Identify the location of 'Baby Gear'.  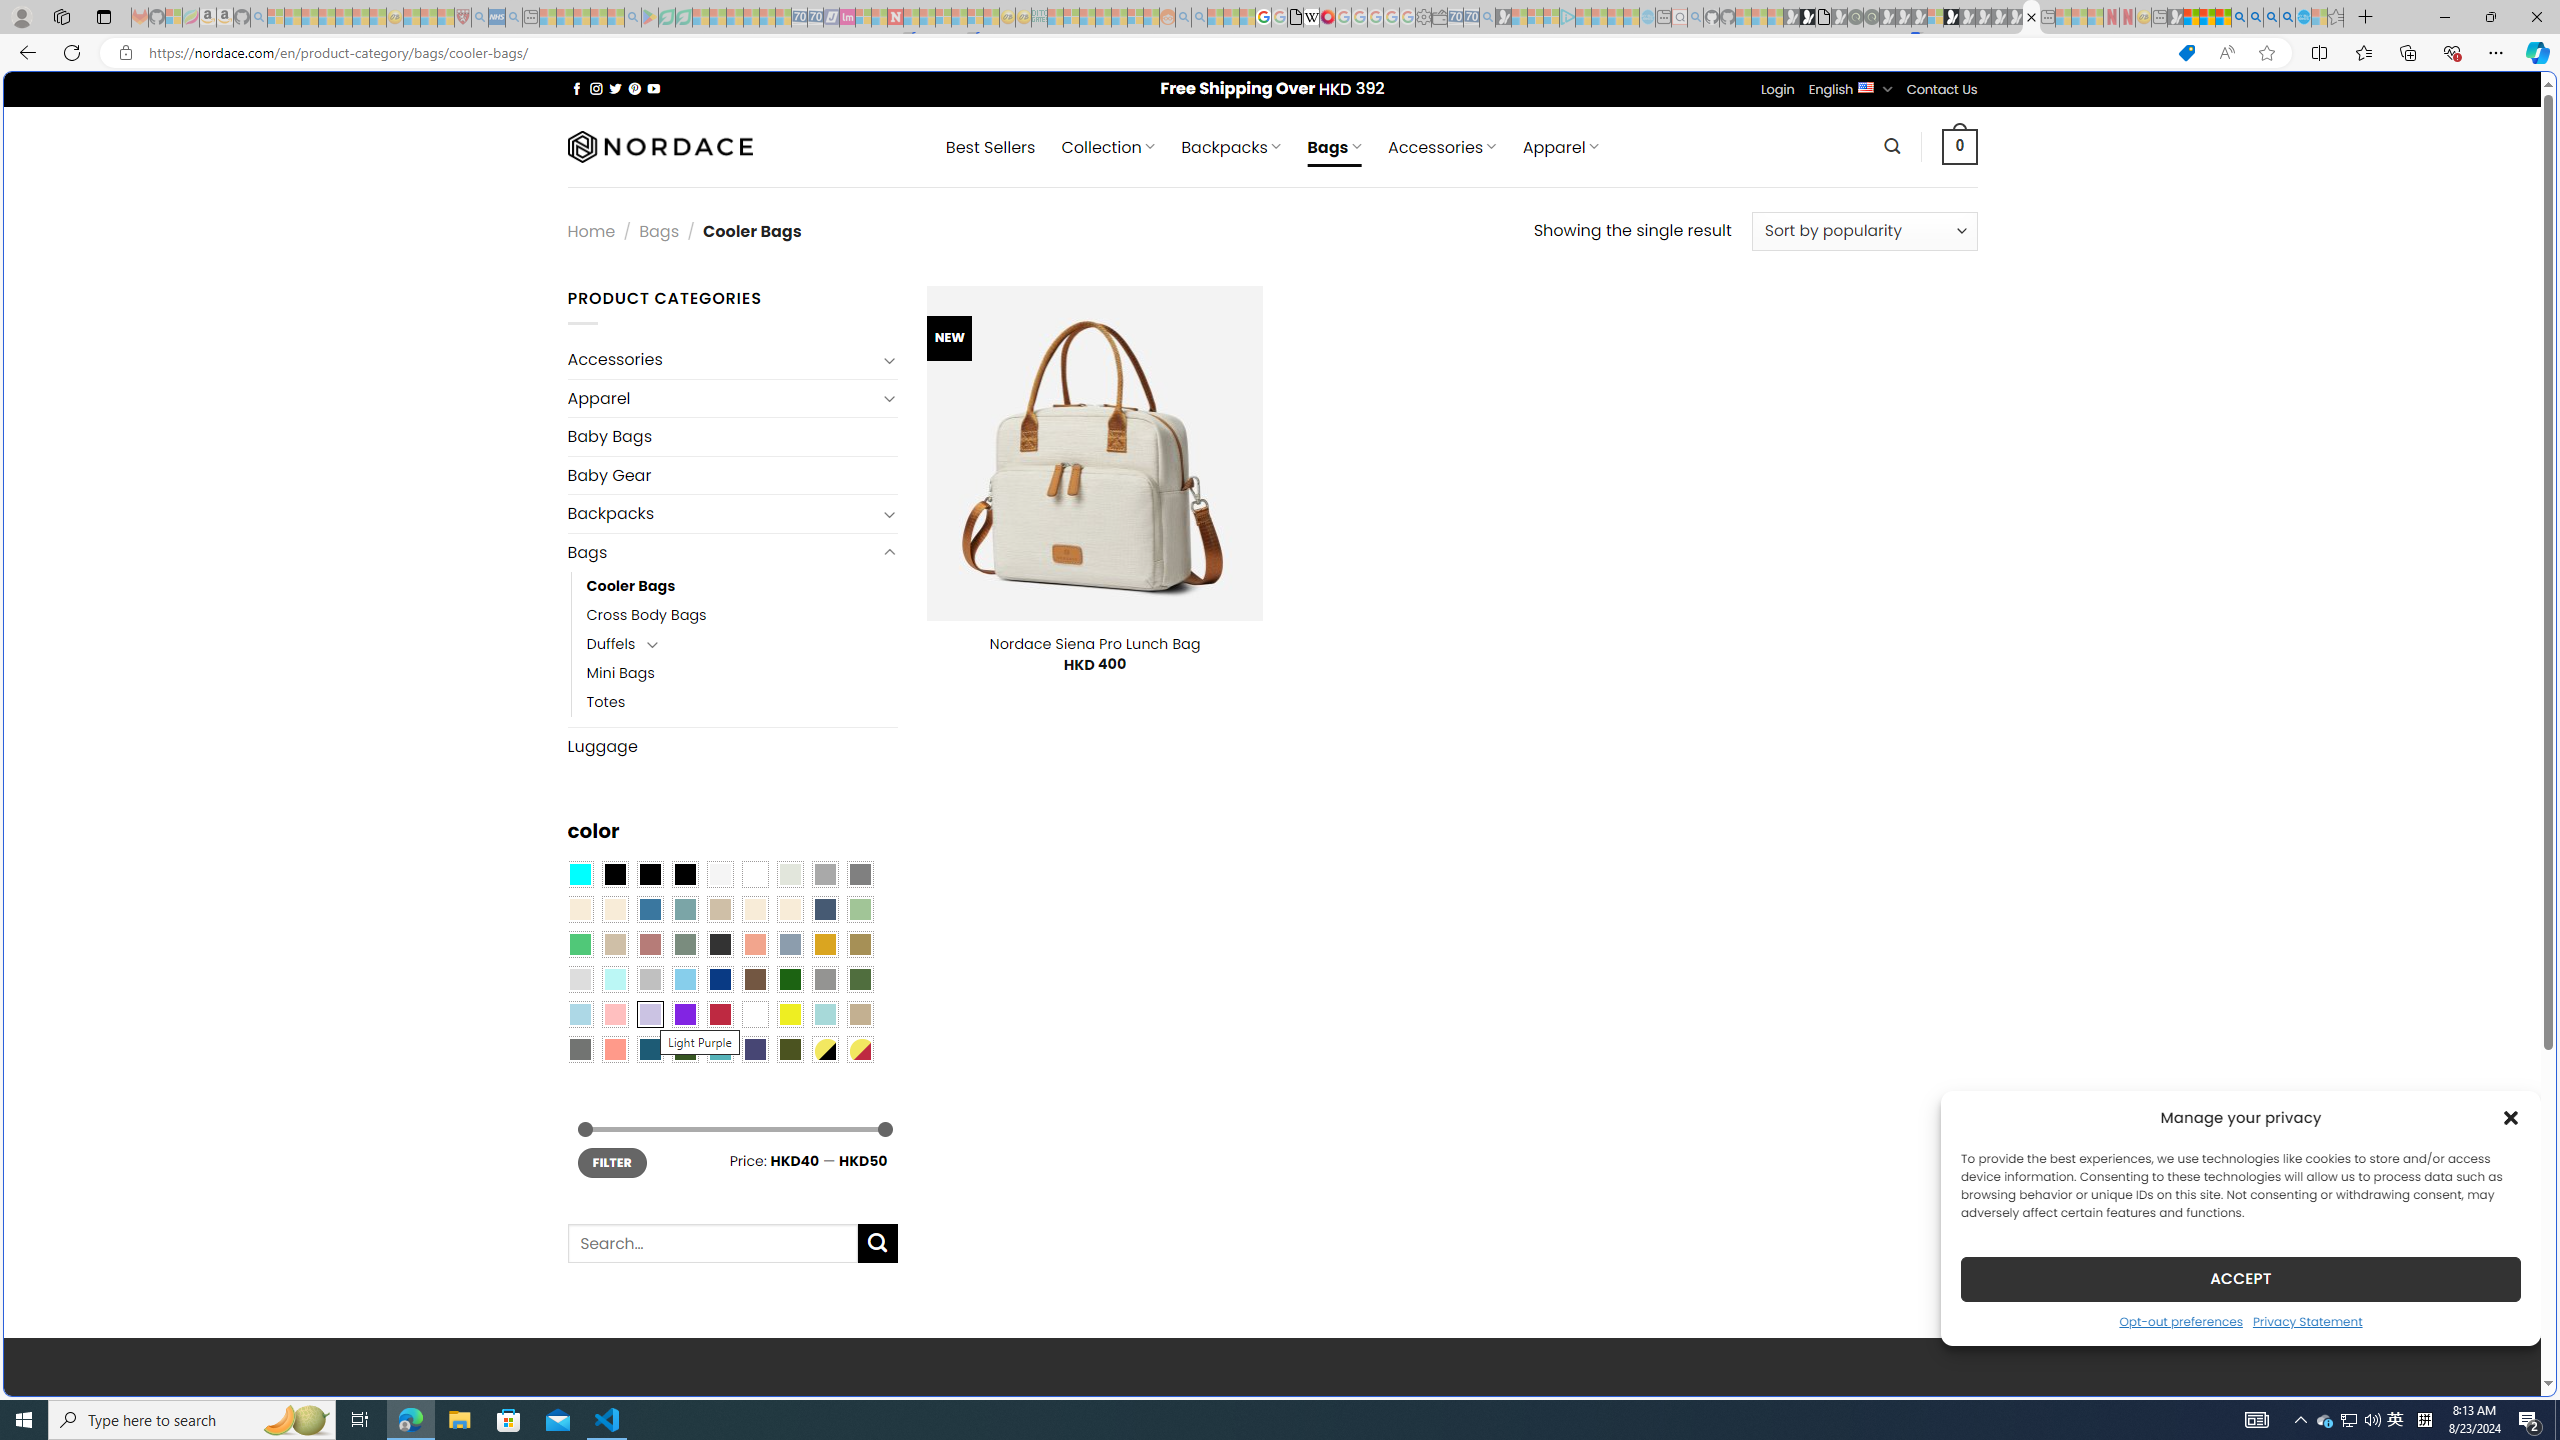
(731, 474).